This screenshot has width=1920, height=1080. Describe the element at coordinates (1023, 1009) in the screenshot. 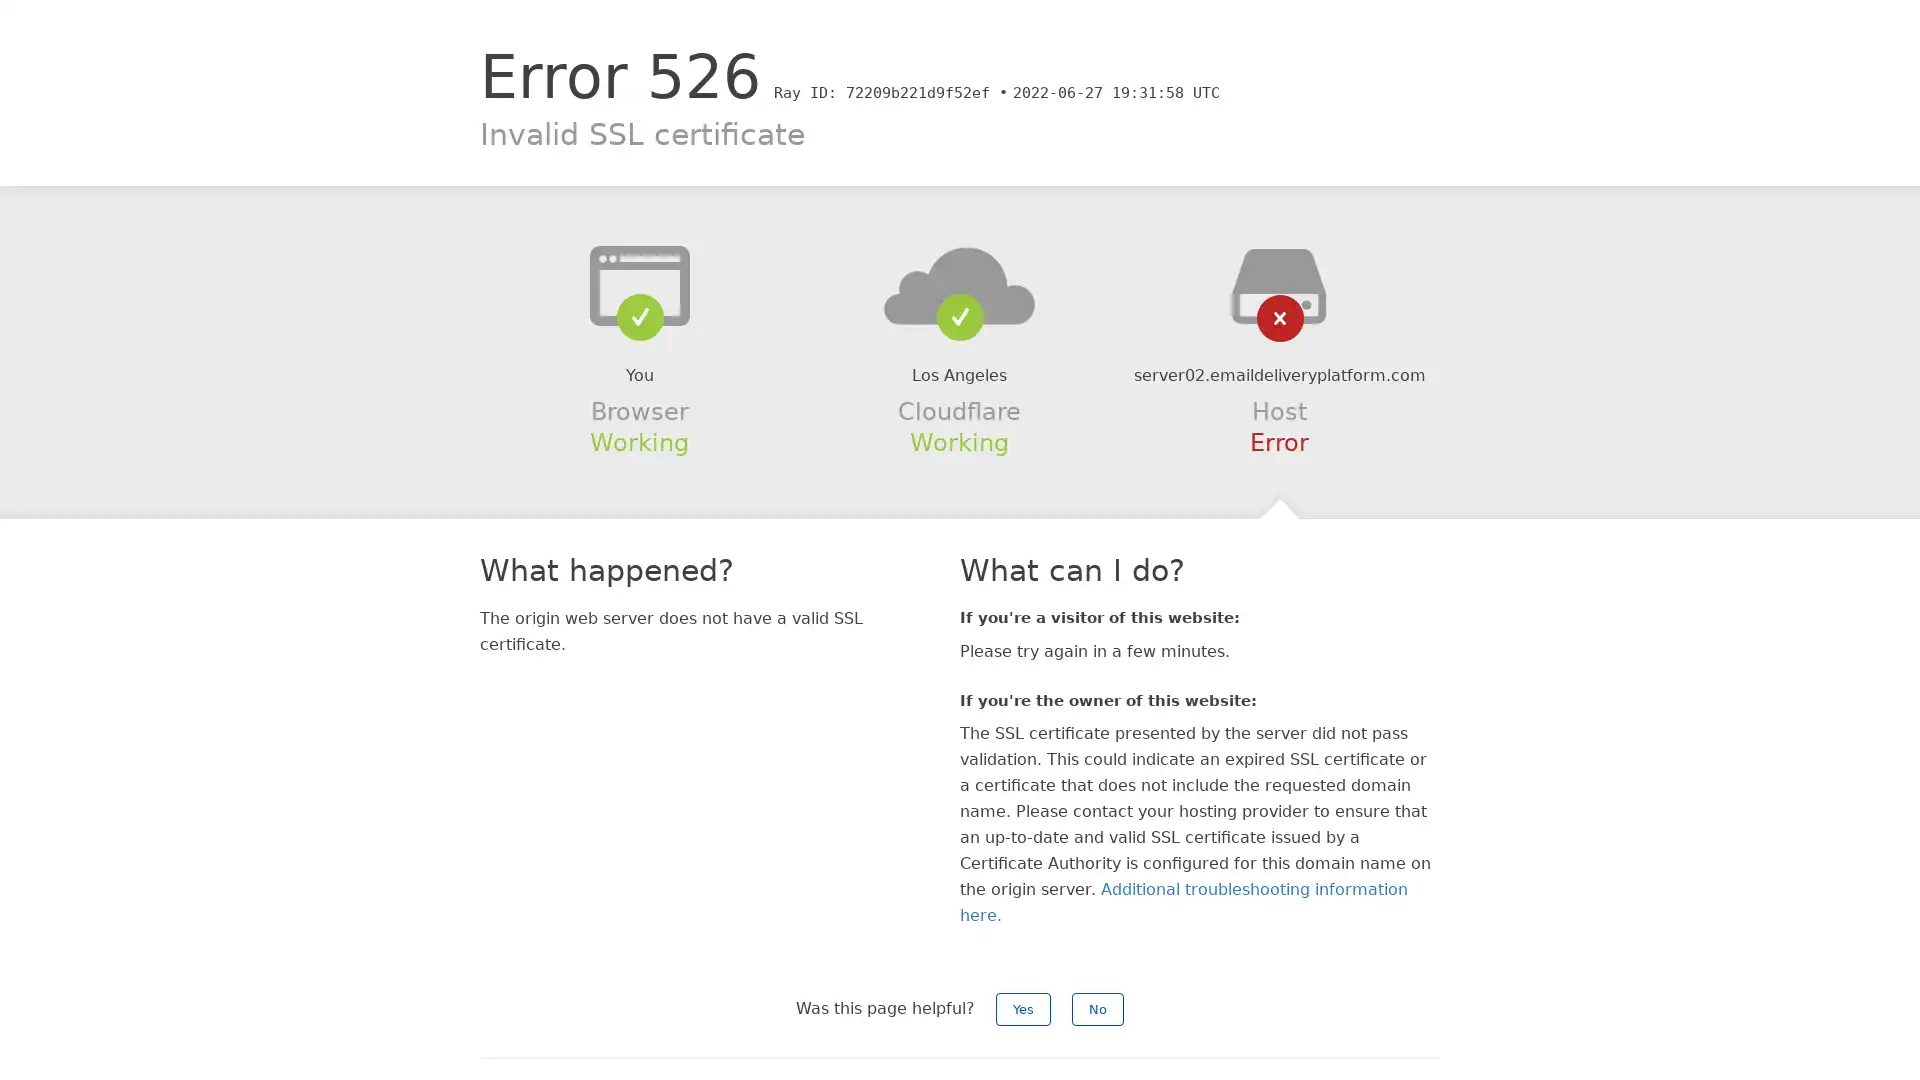

I see `Yes` at that location.